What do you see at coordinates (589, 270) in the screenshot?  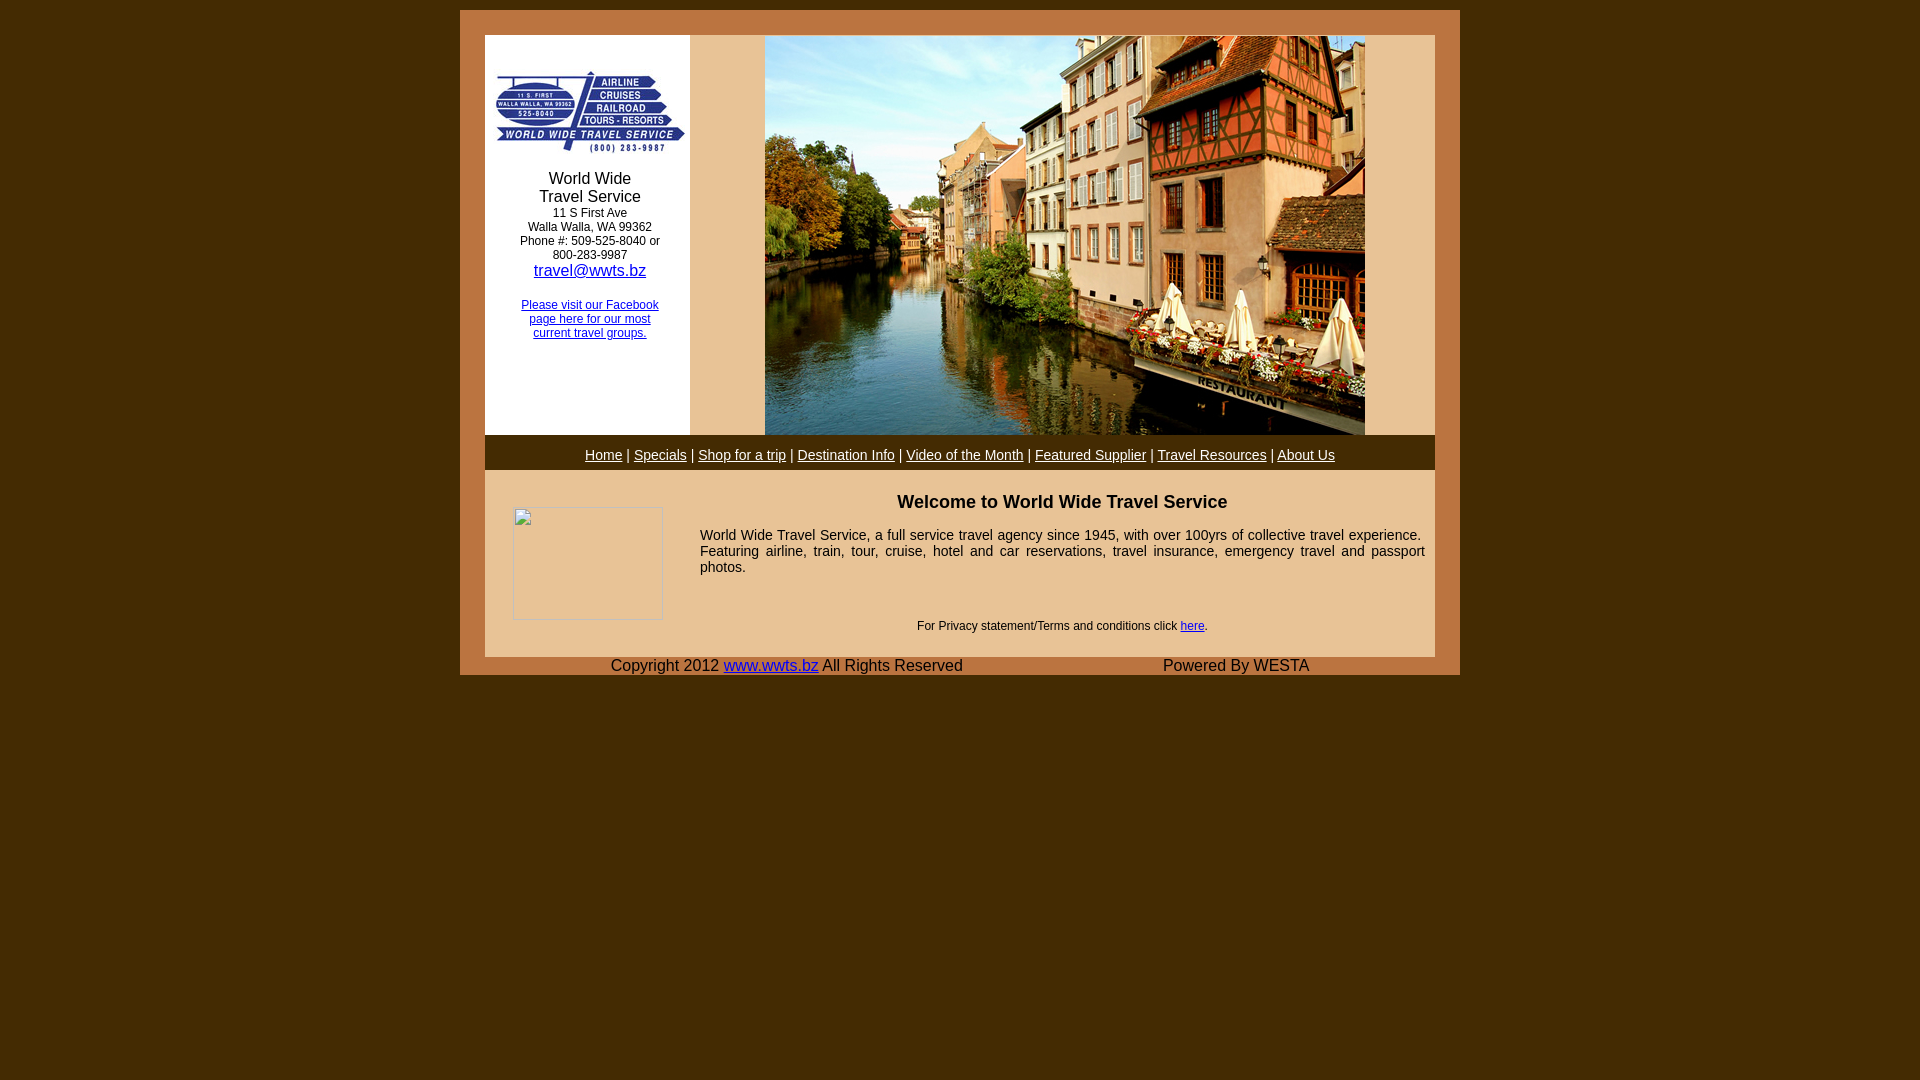 I see `'travel@wwts.bz'` at bounding box center [589, 270].